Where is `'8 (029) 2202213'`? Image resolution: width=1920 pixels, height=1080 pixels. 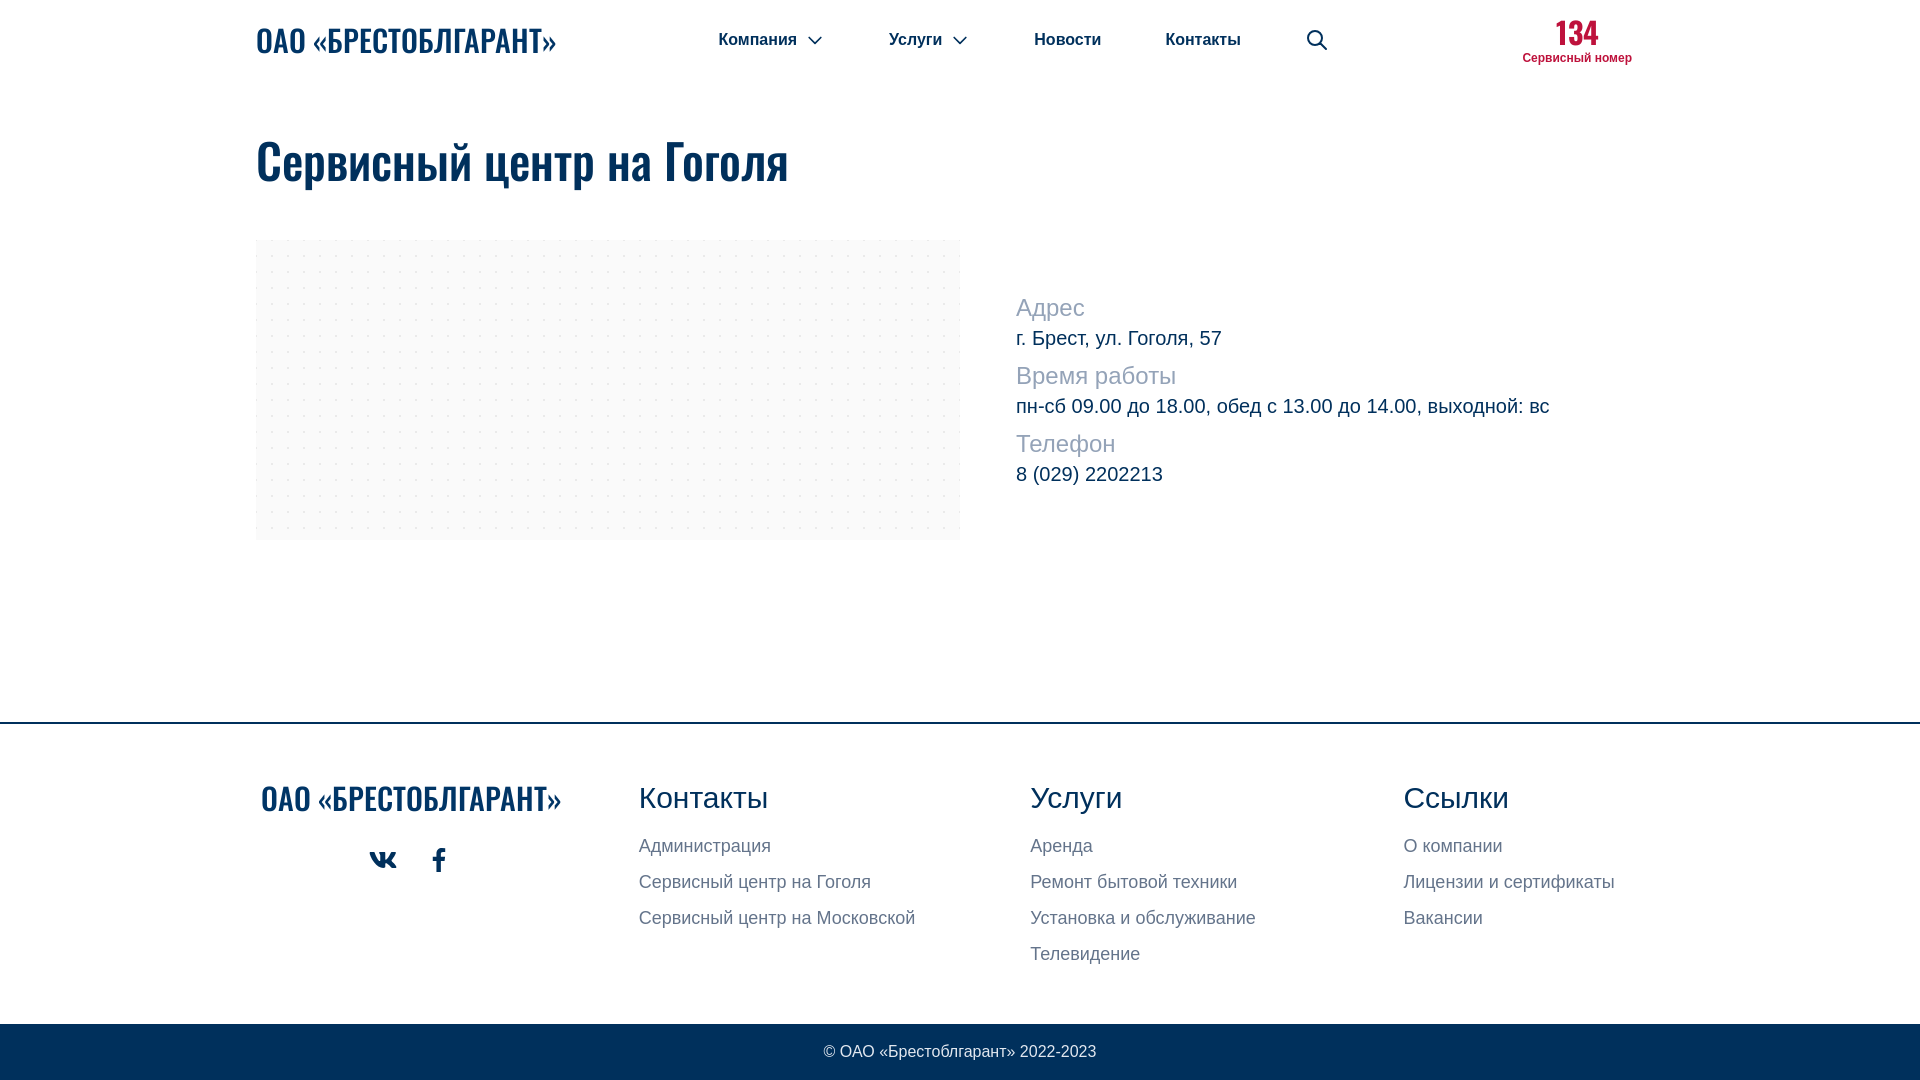
'8 (029) 2202213' is located at coordinates (1088, 474).